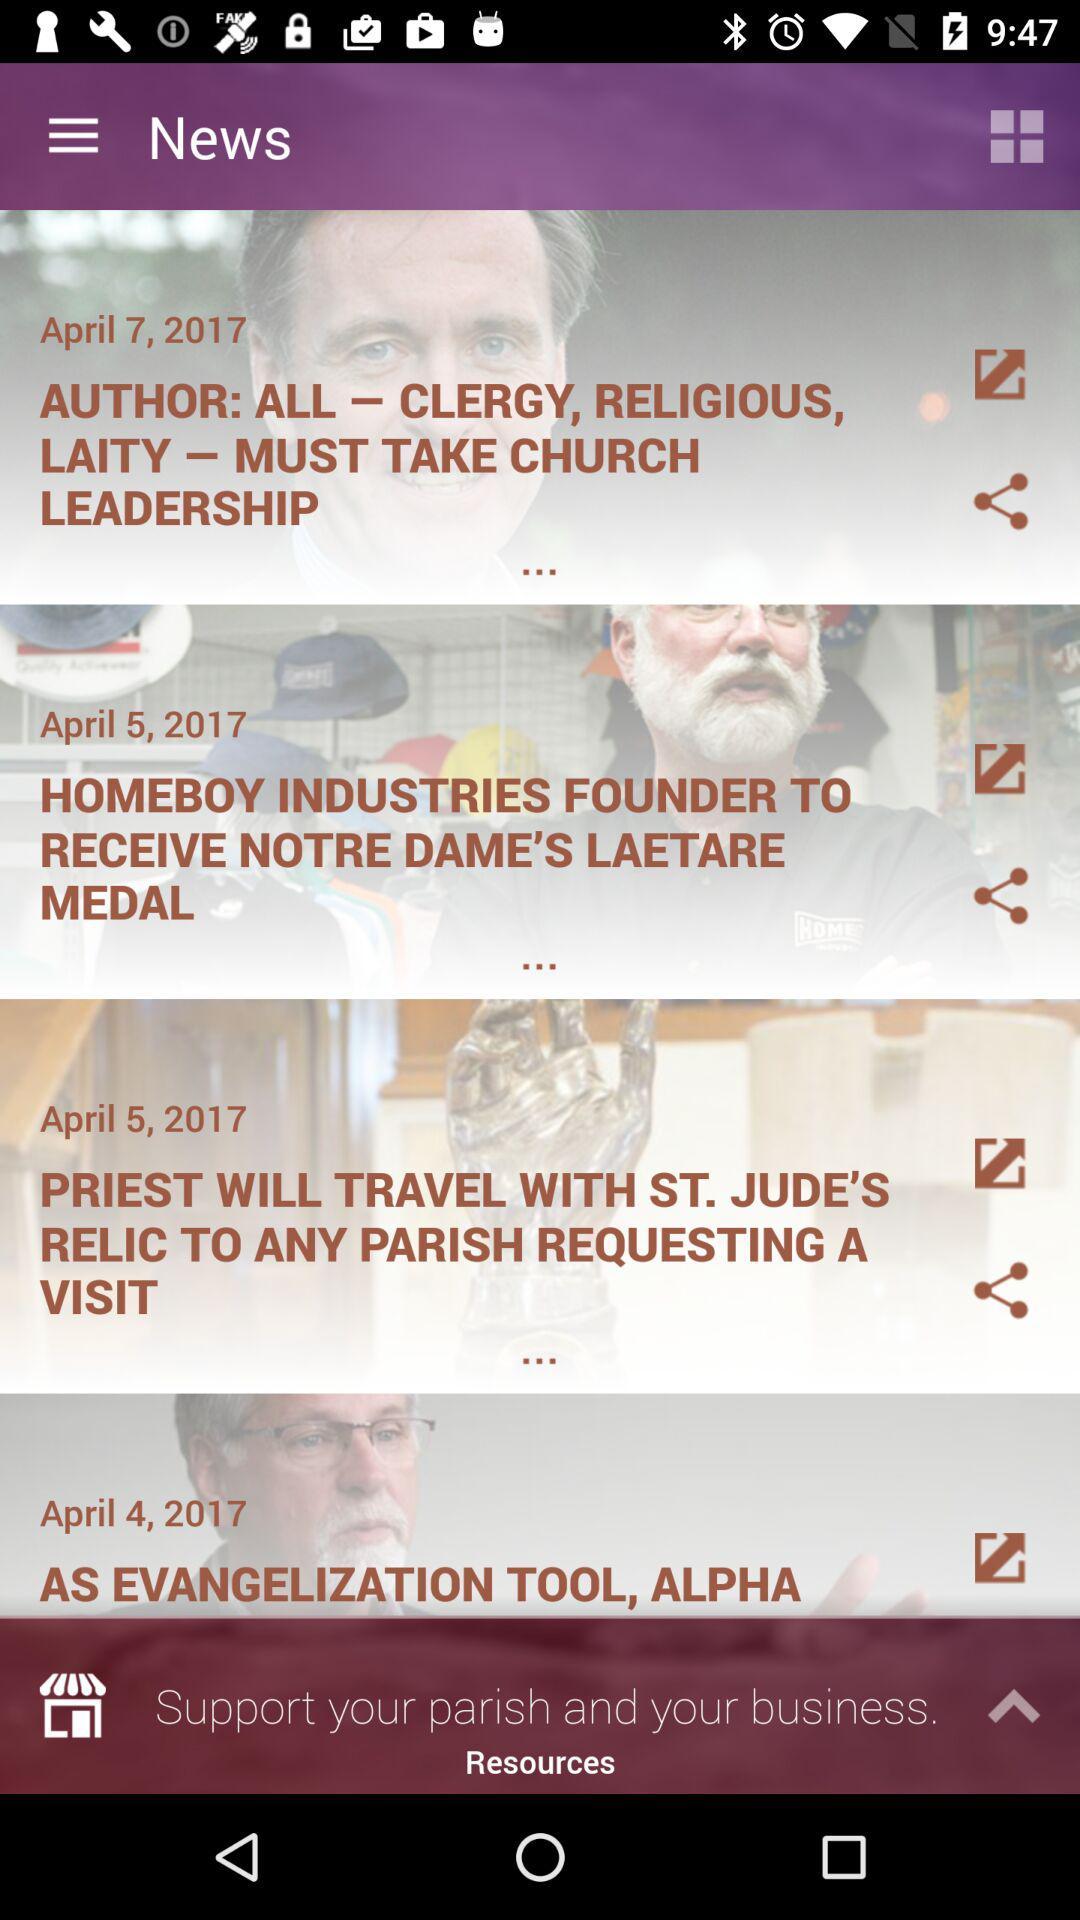 This screenshot has height=1920, width=1080. I want to click on share the article, so click(976, 745).